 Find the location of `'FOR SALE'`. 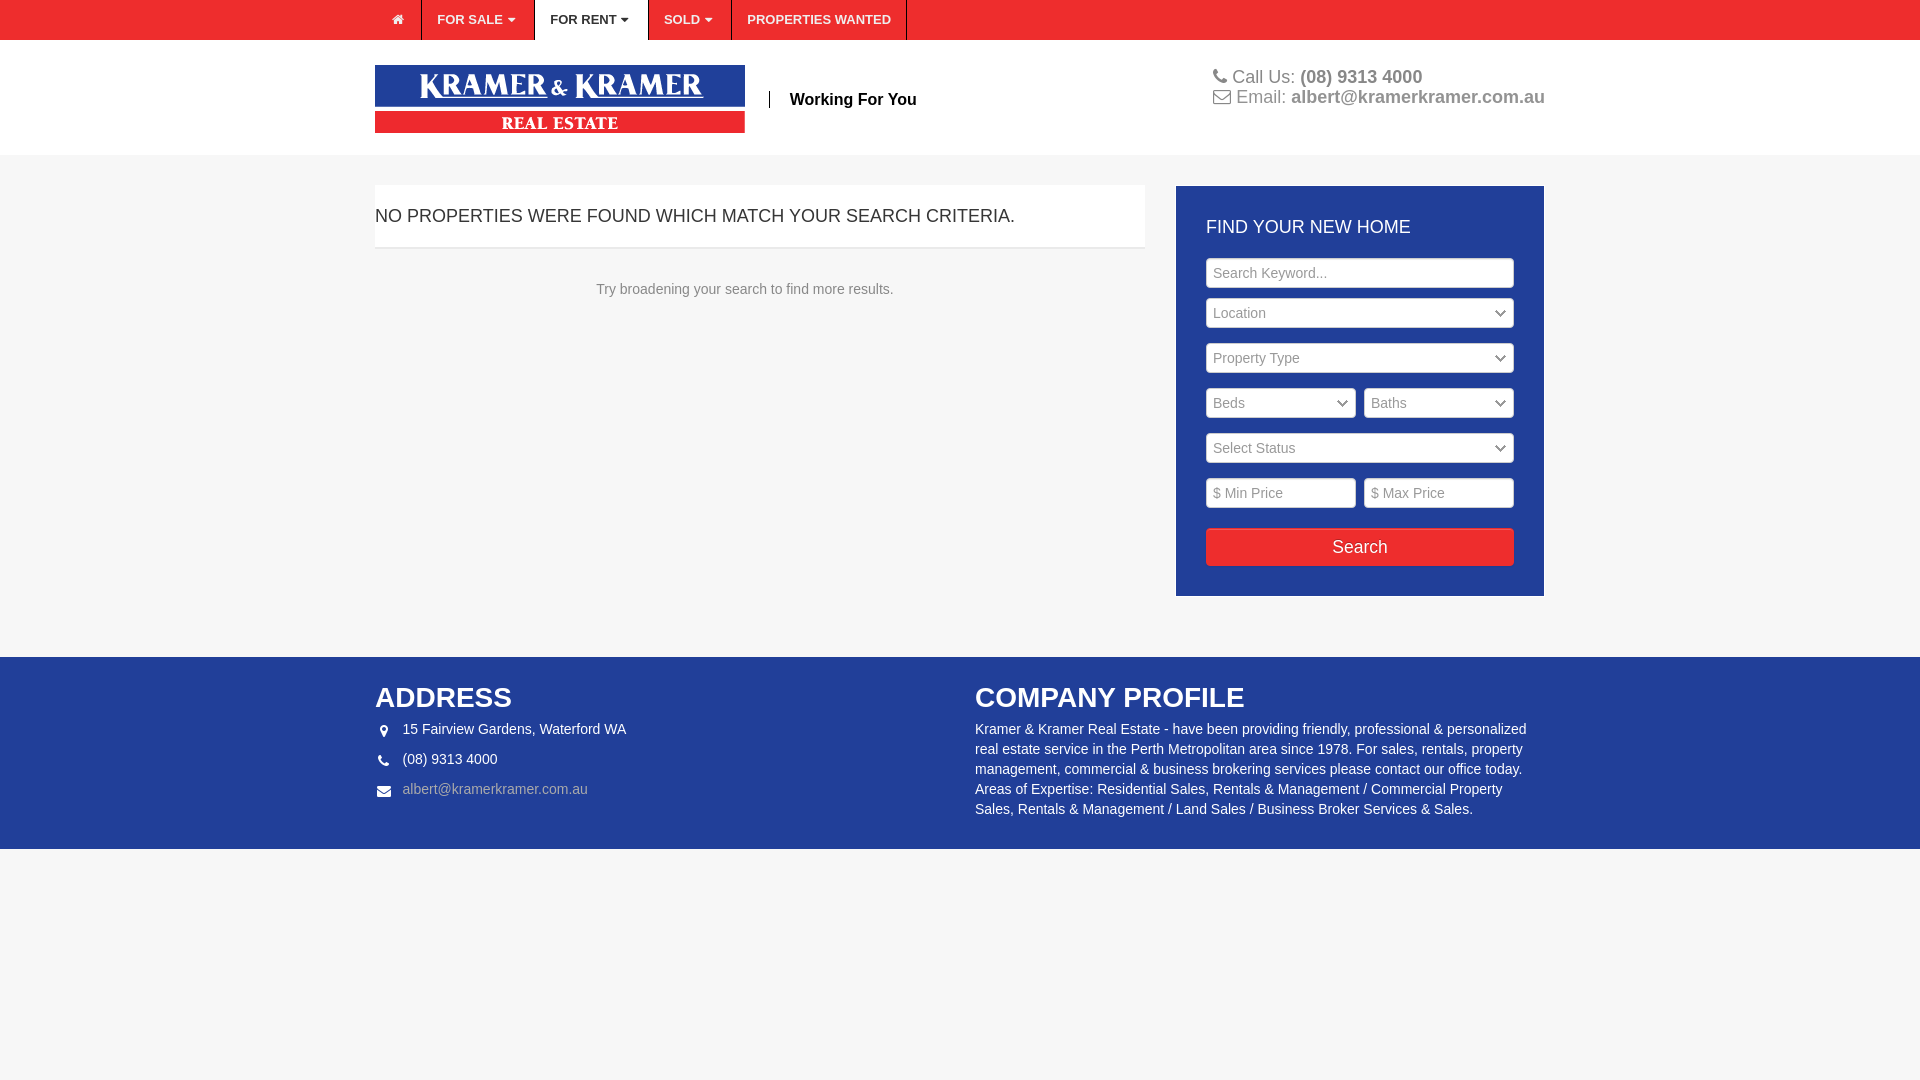

'FOR SALE' is located at coordinates (477, 19).